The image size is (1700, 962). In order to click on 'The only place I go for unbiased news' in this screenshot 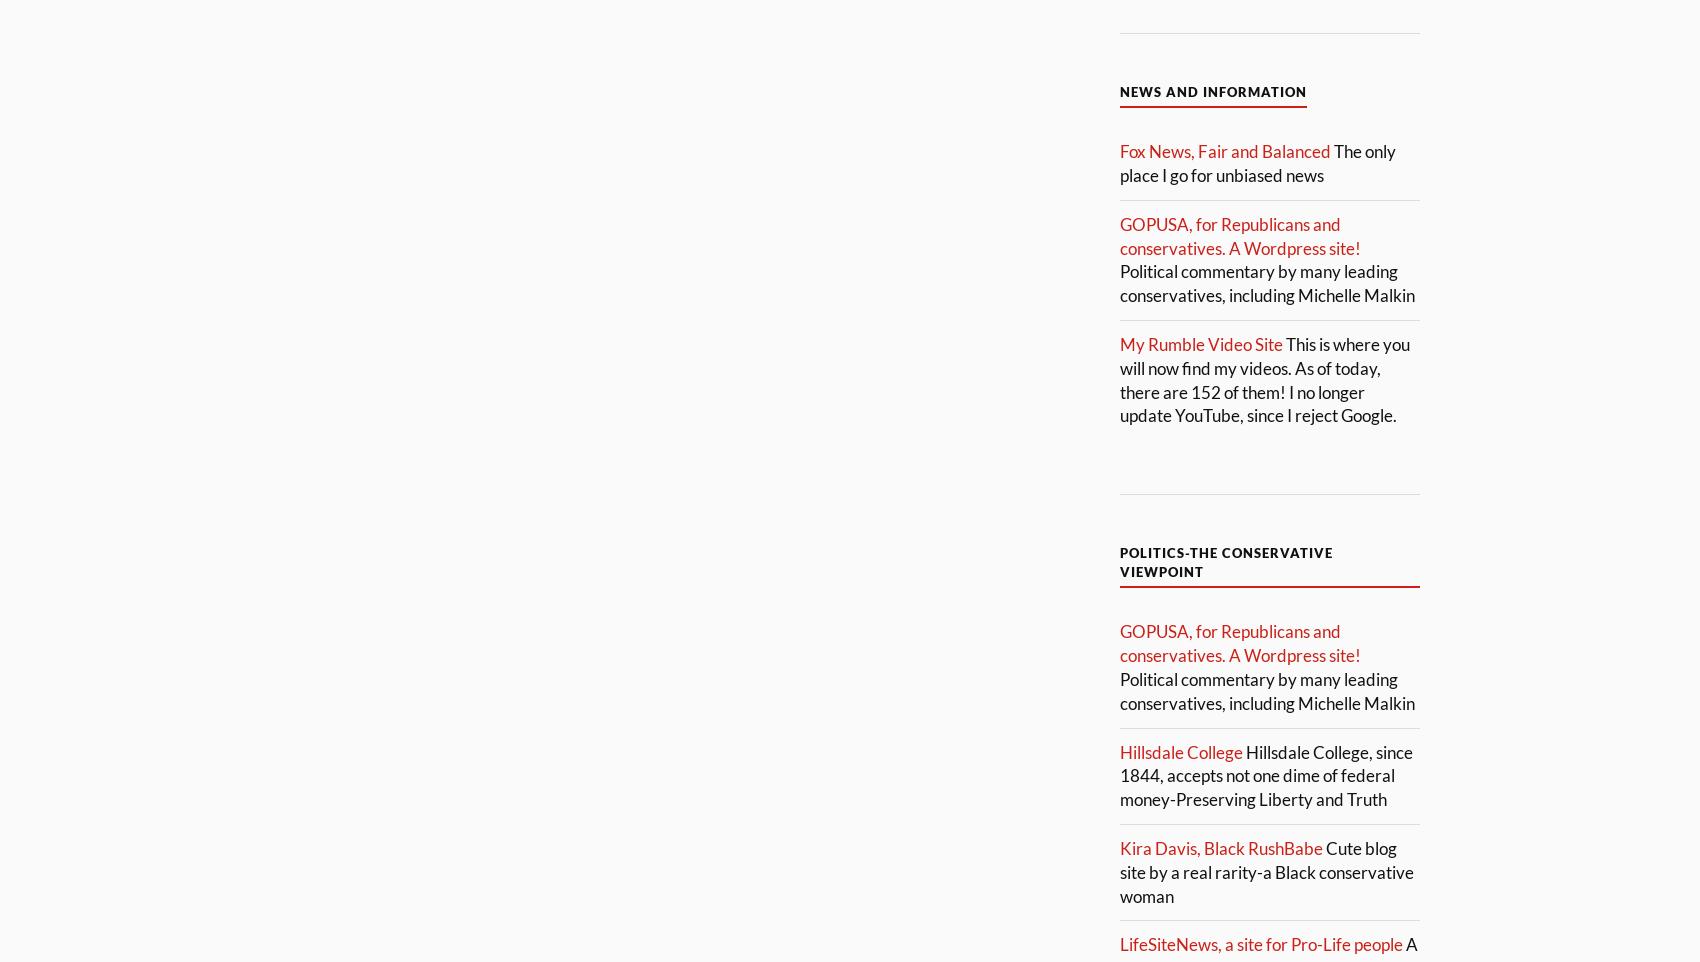, I will do `click(1257, 163)`.